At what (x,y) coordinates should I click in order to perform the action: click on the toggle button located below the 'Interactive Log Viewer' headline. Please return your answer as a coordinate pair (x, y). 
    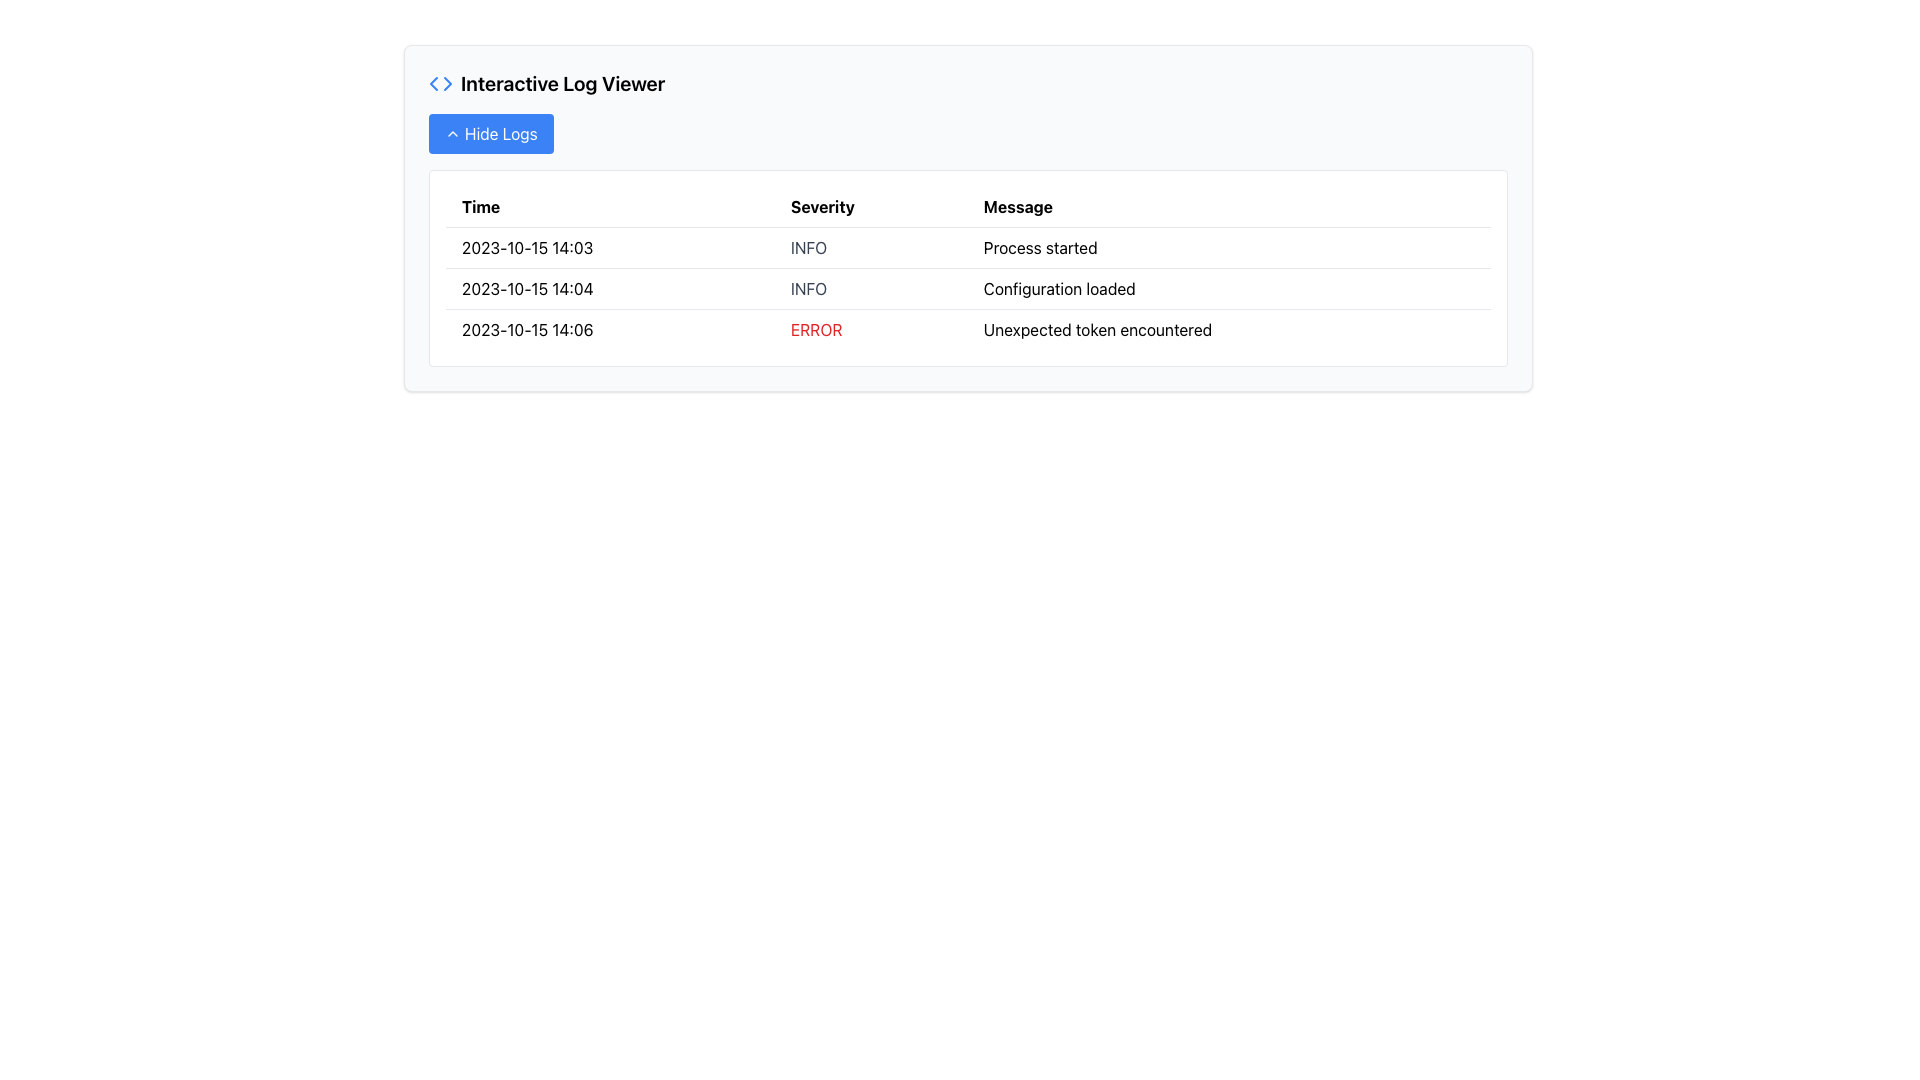
    Looking at the image, I should click on (491, 134).